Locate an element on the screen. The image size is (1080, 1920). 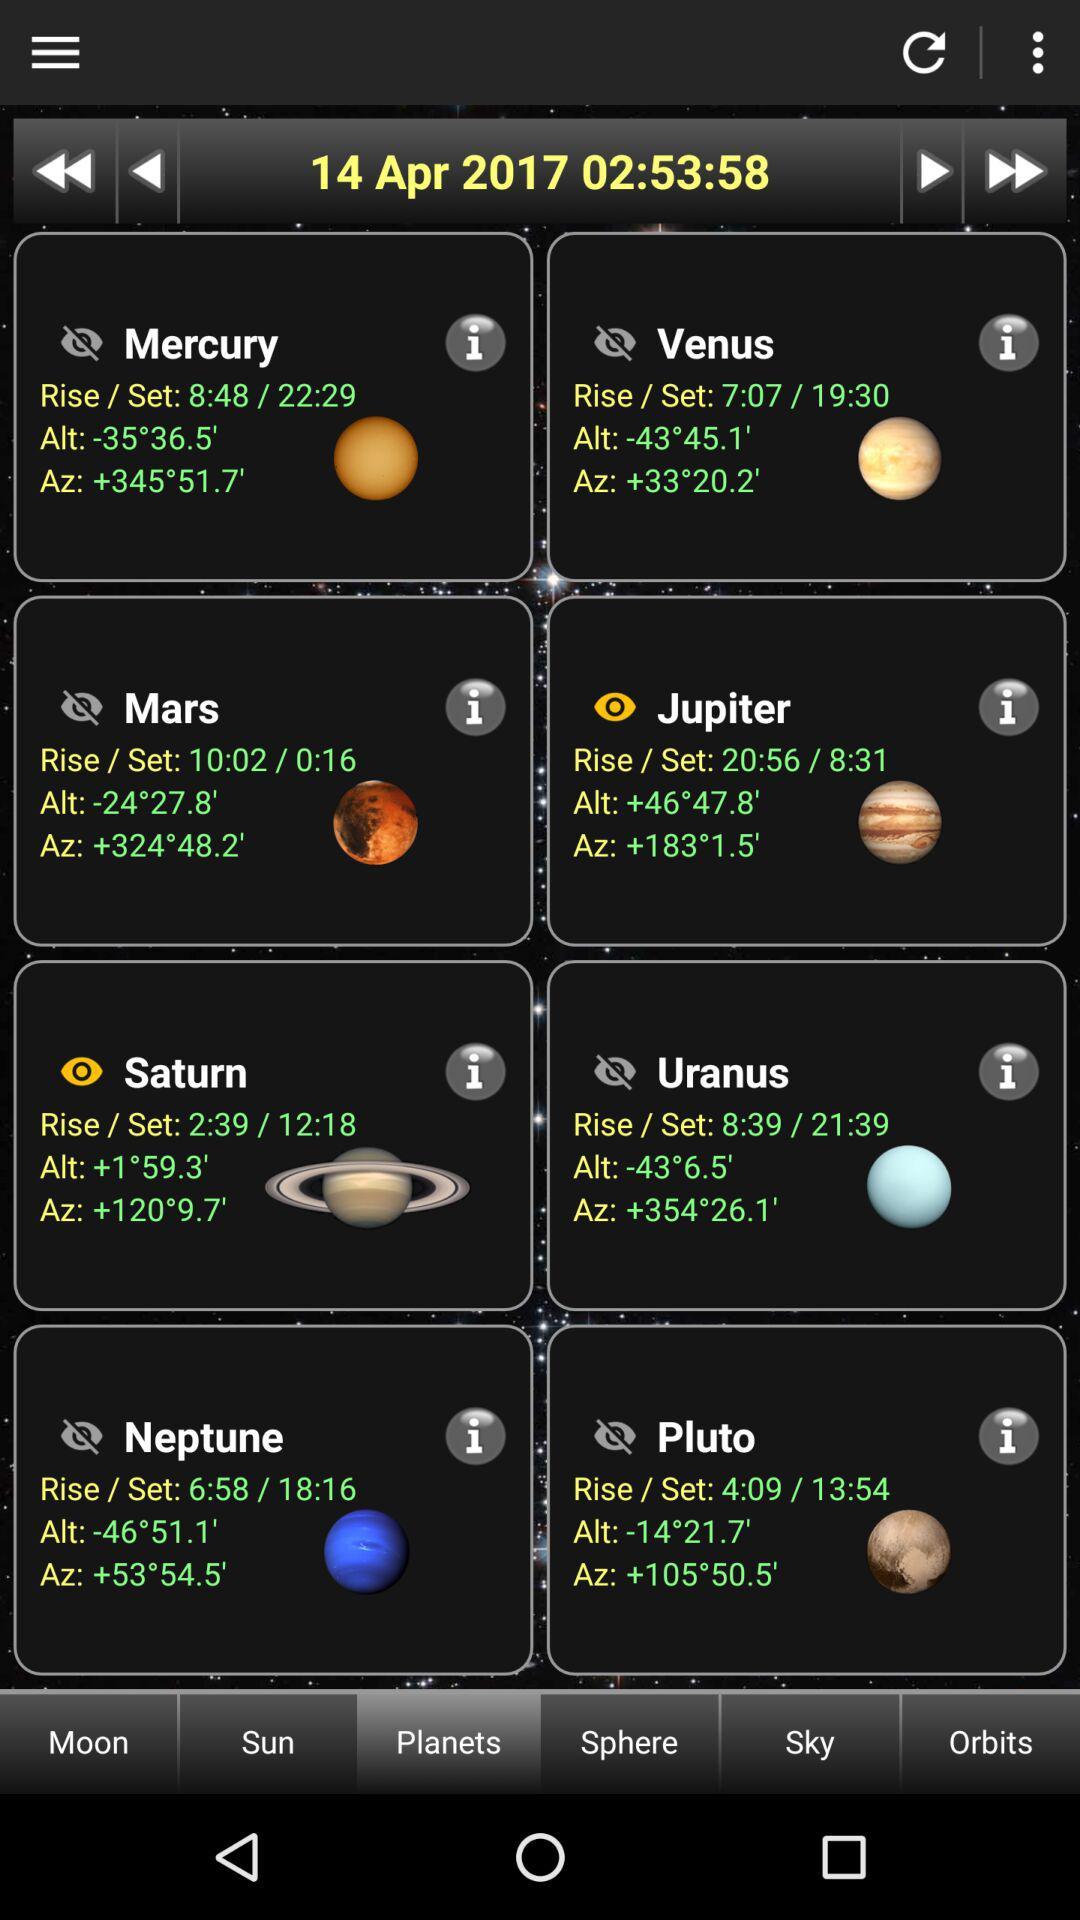
choose venus planet is located at coordinates (613, 342).